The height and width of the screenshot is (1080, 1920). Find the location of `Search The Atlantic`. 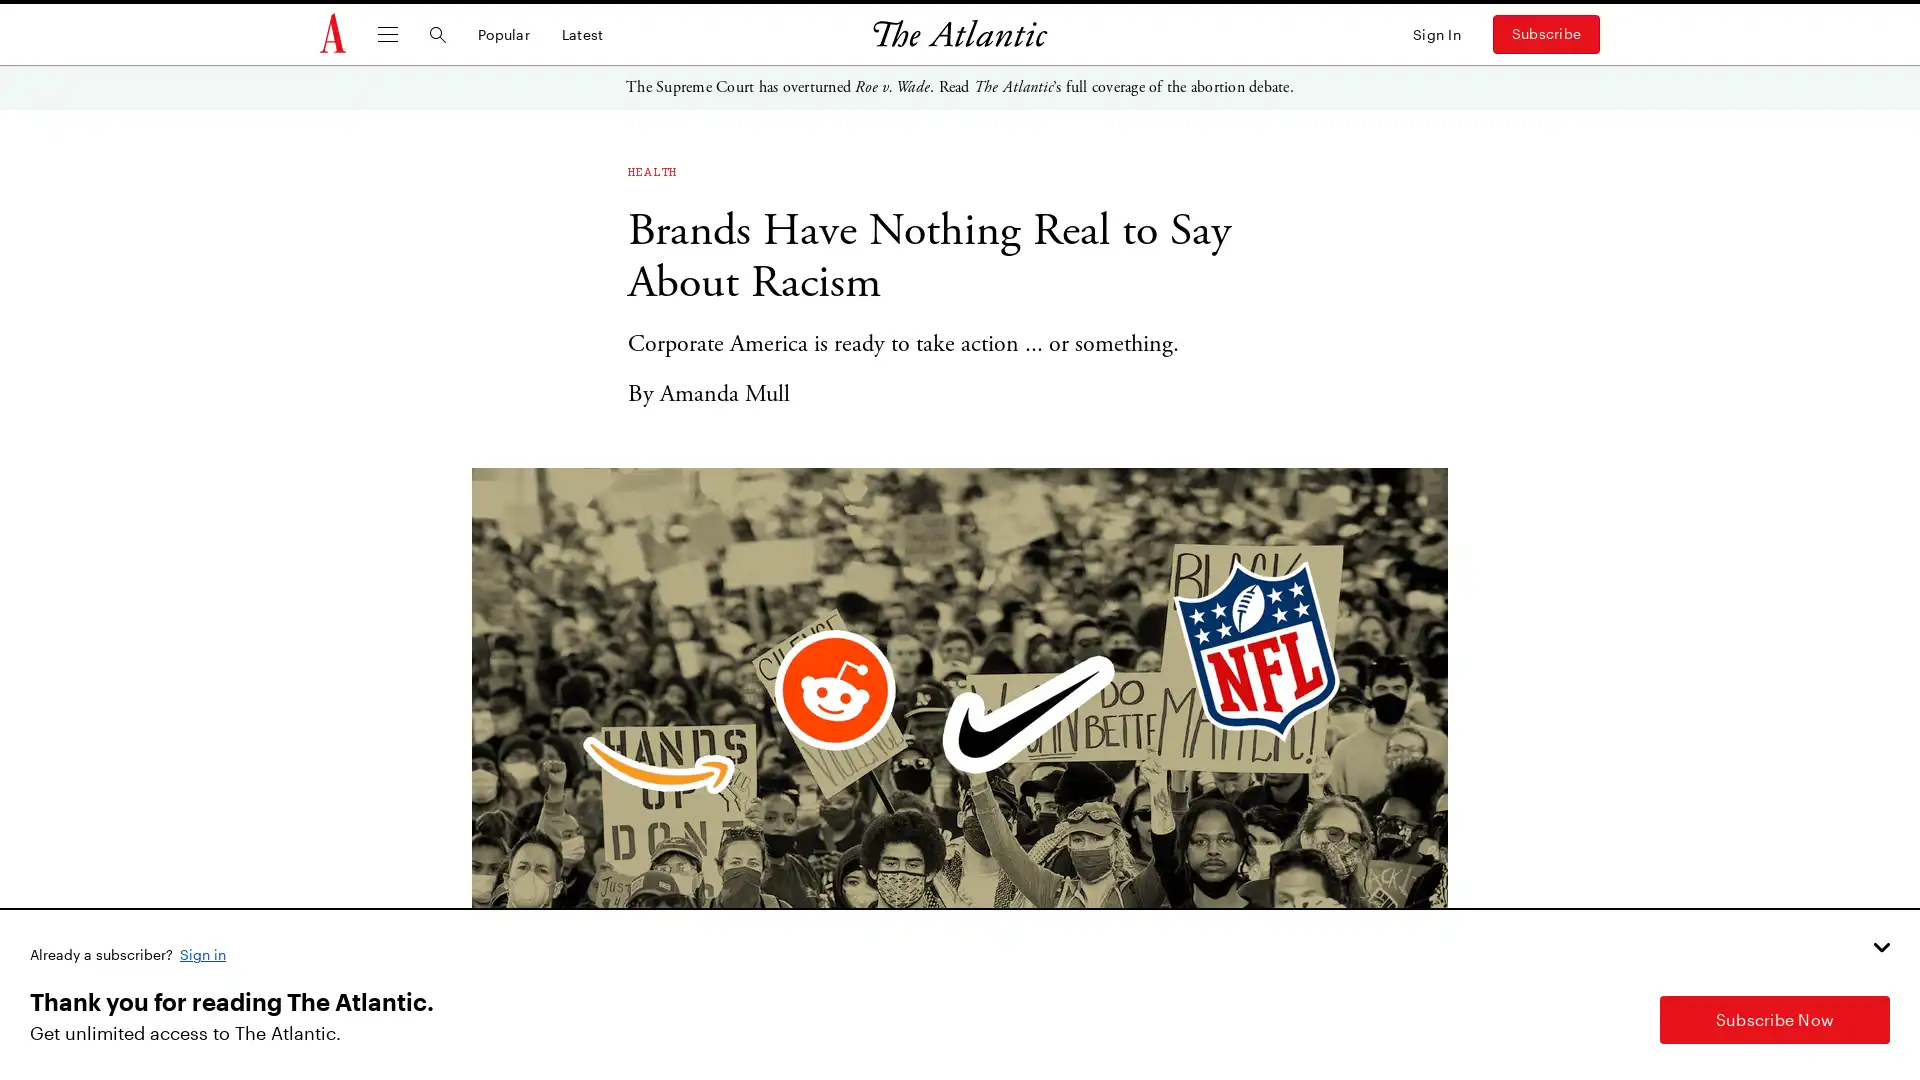

Search The Atlantic is located at coordinates (436, 34).